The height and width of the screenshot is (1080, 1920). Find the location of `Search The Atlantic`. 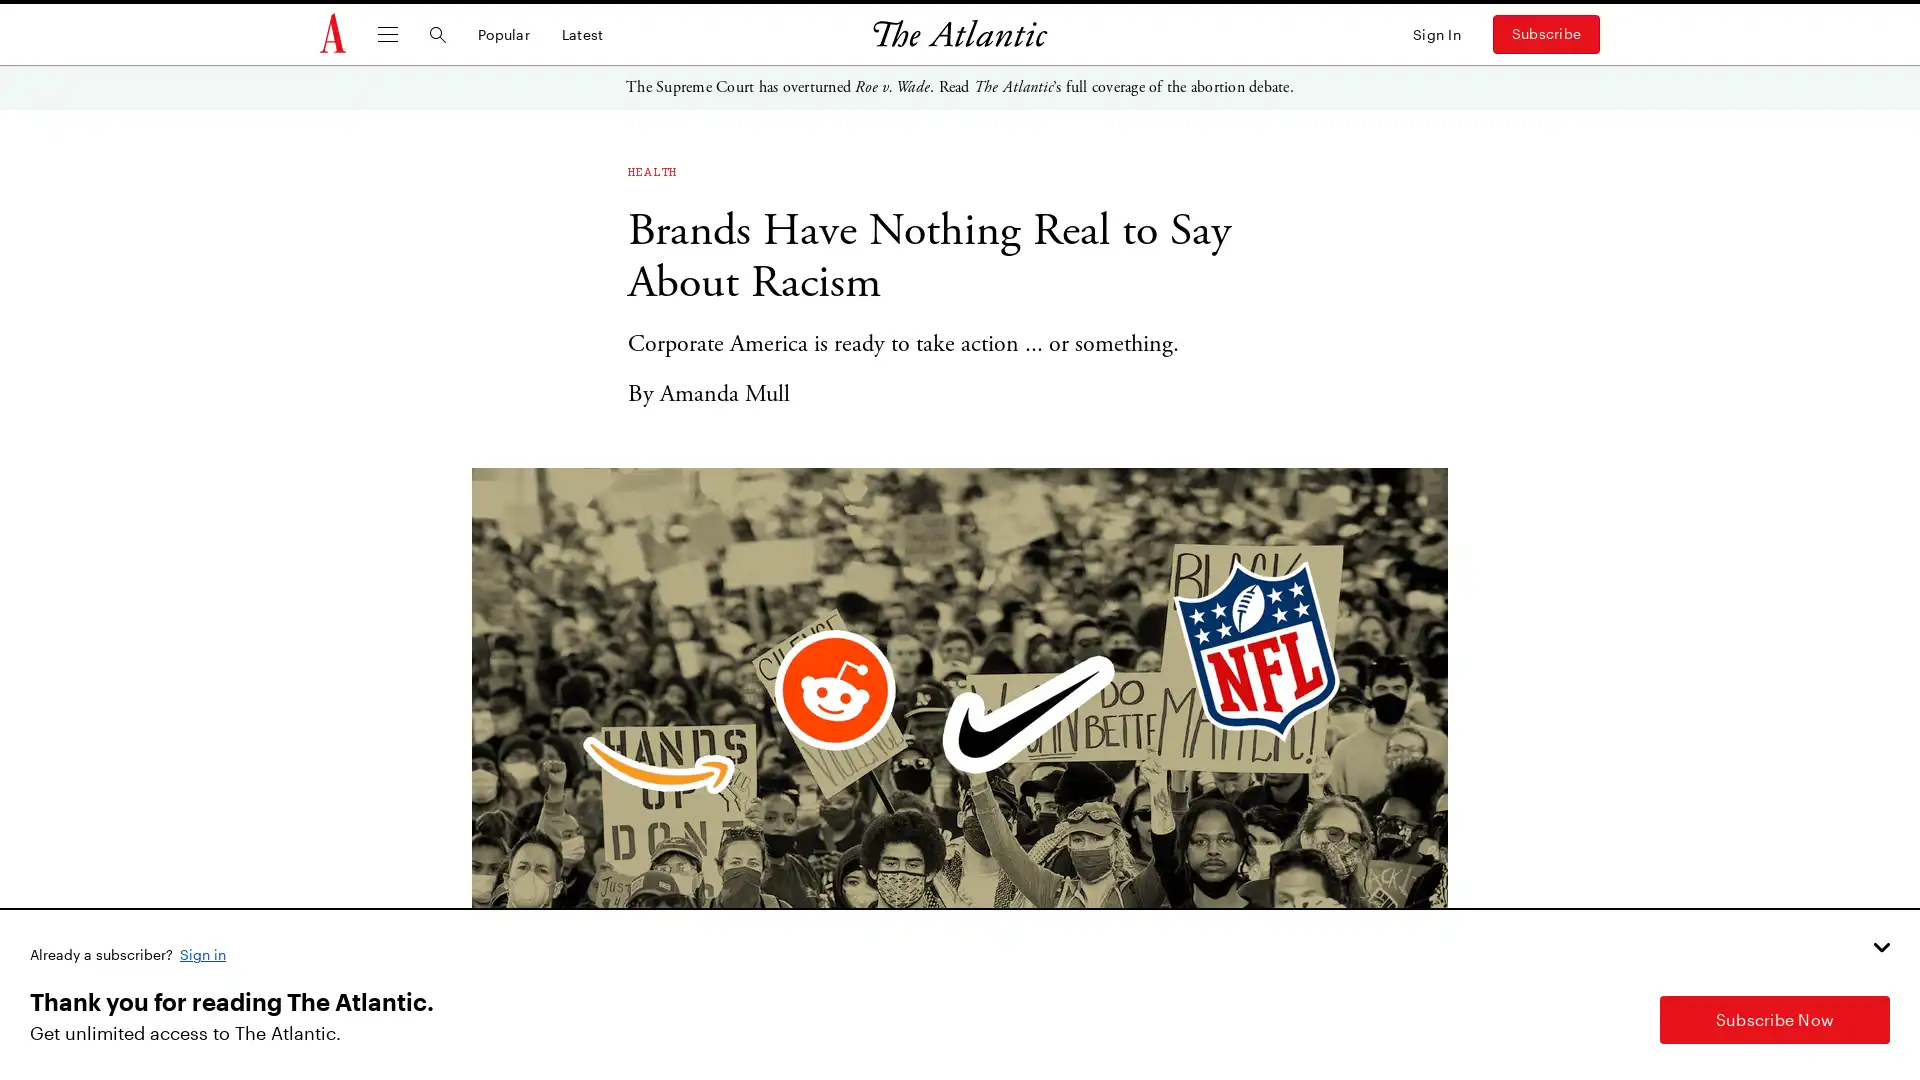

Search The Atlantic is located at coordinates (436, 34).